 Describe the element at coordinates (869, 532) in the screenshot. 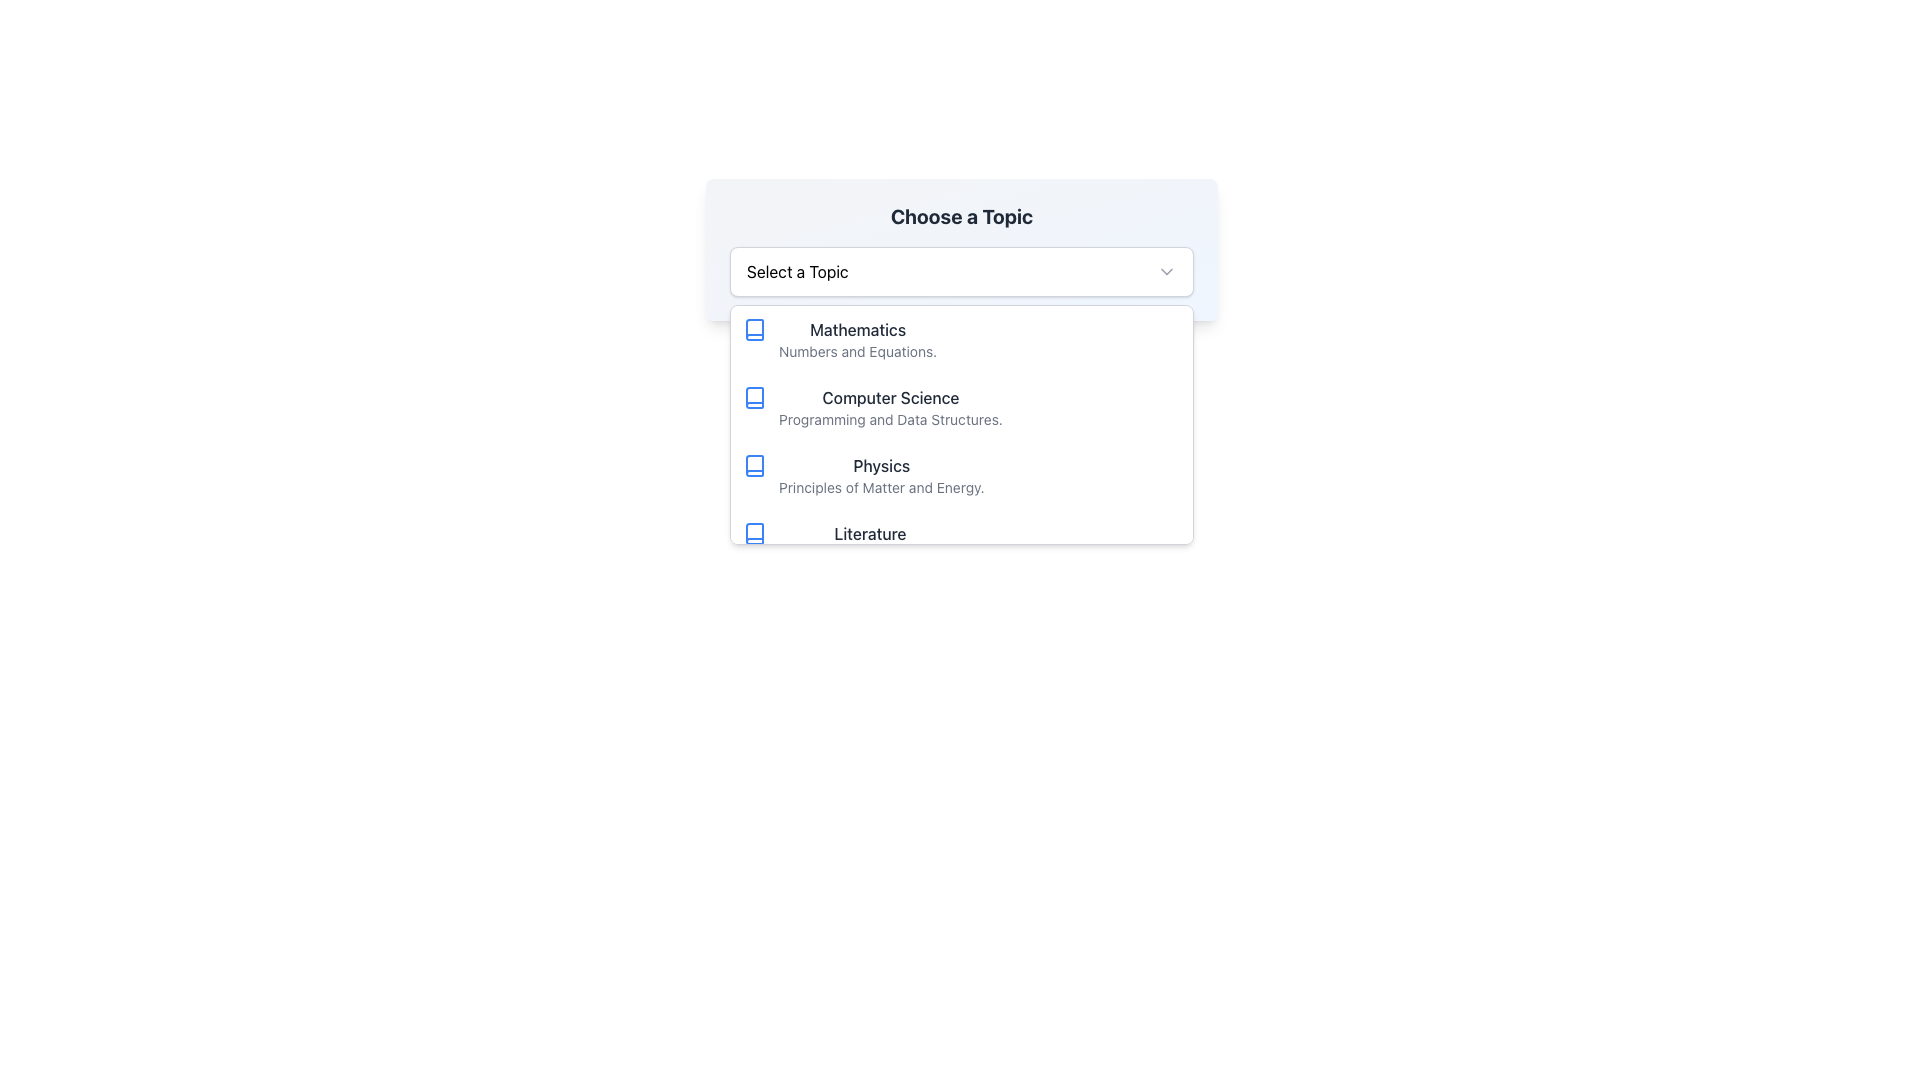

I see `to select the 'Literature' topic, which is the primary label for this category in the dropdown menu titled 'Choose a Topic'` at that location.